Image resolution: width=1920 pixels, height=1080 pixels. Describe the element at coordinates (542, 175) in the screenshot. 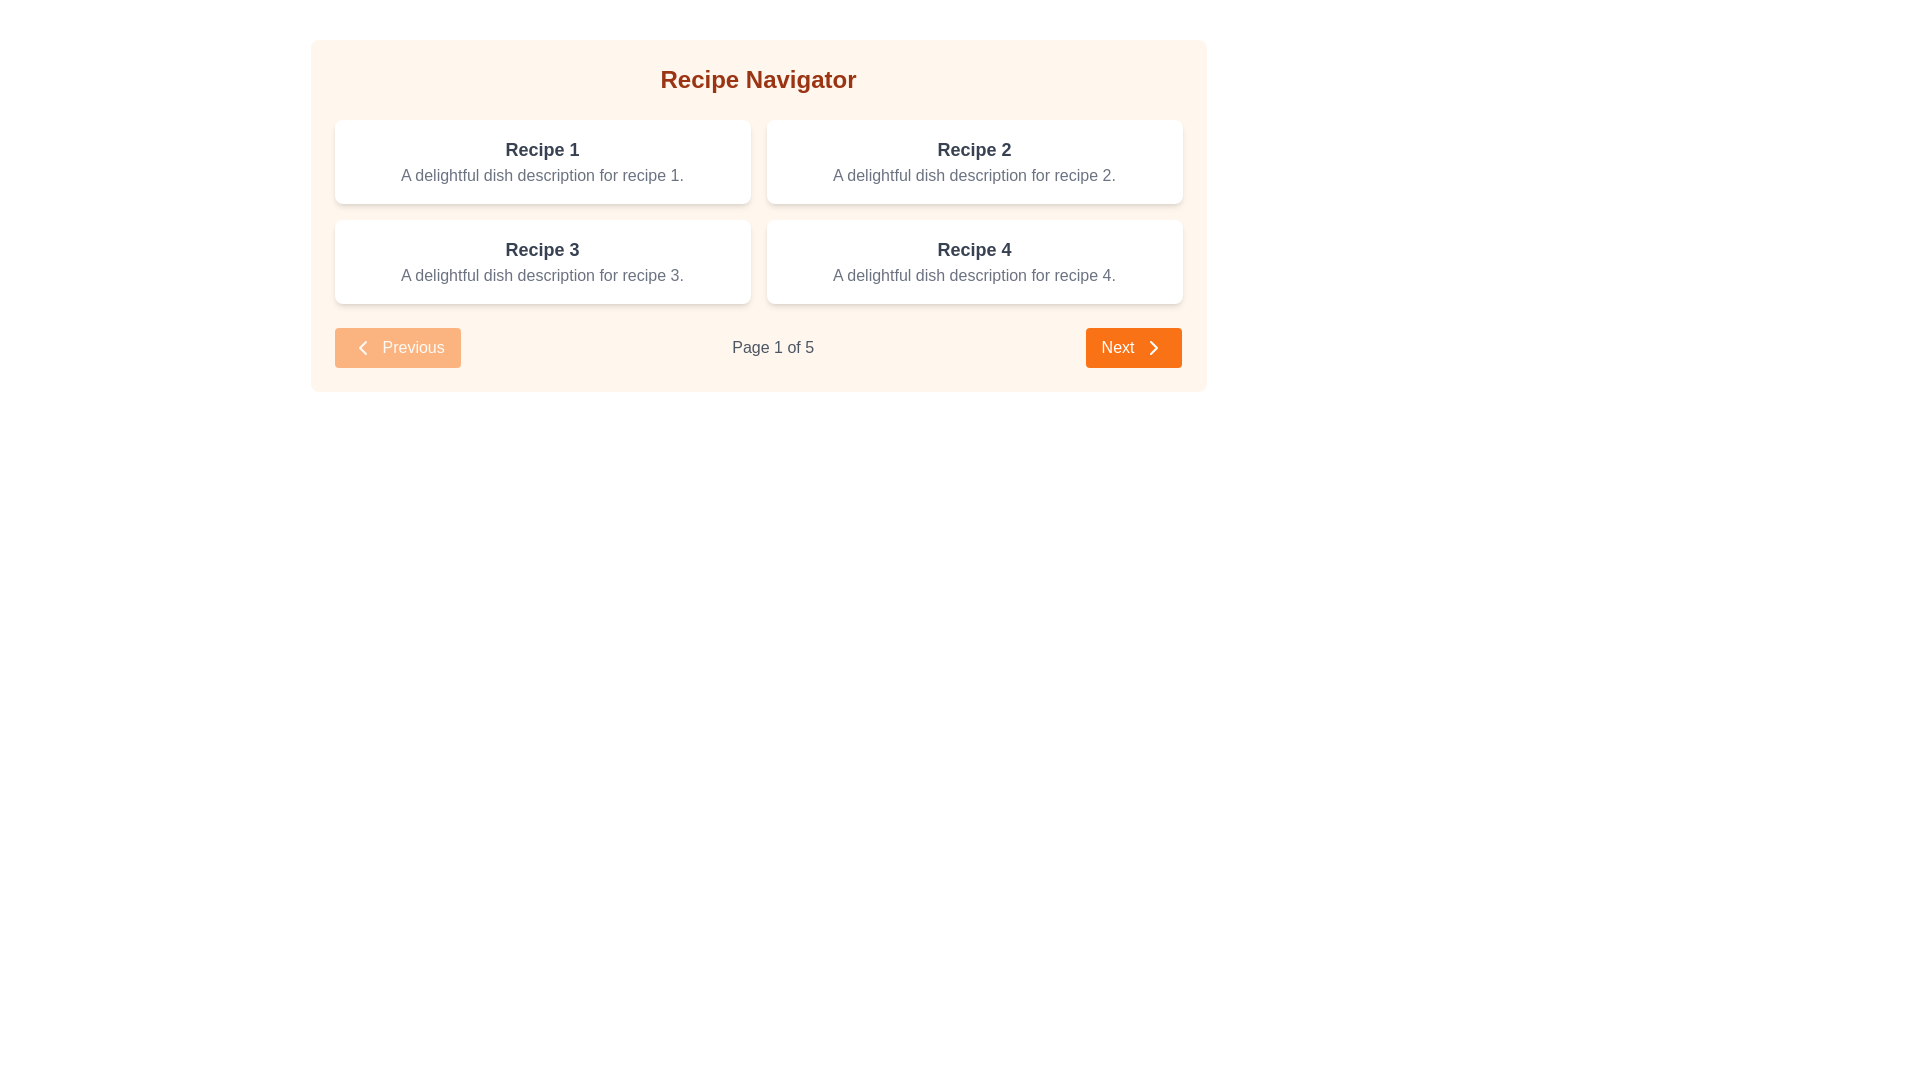

I see `description text 'A delightful dish description for recipe 1.' located within the white rounded-cornered card below the title 'Recipe 1' in the Recipe Navigator interface` at that location.